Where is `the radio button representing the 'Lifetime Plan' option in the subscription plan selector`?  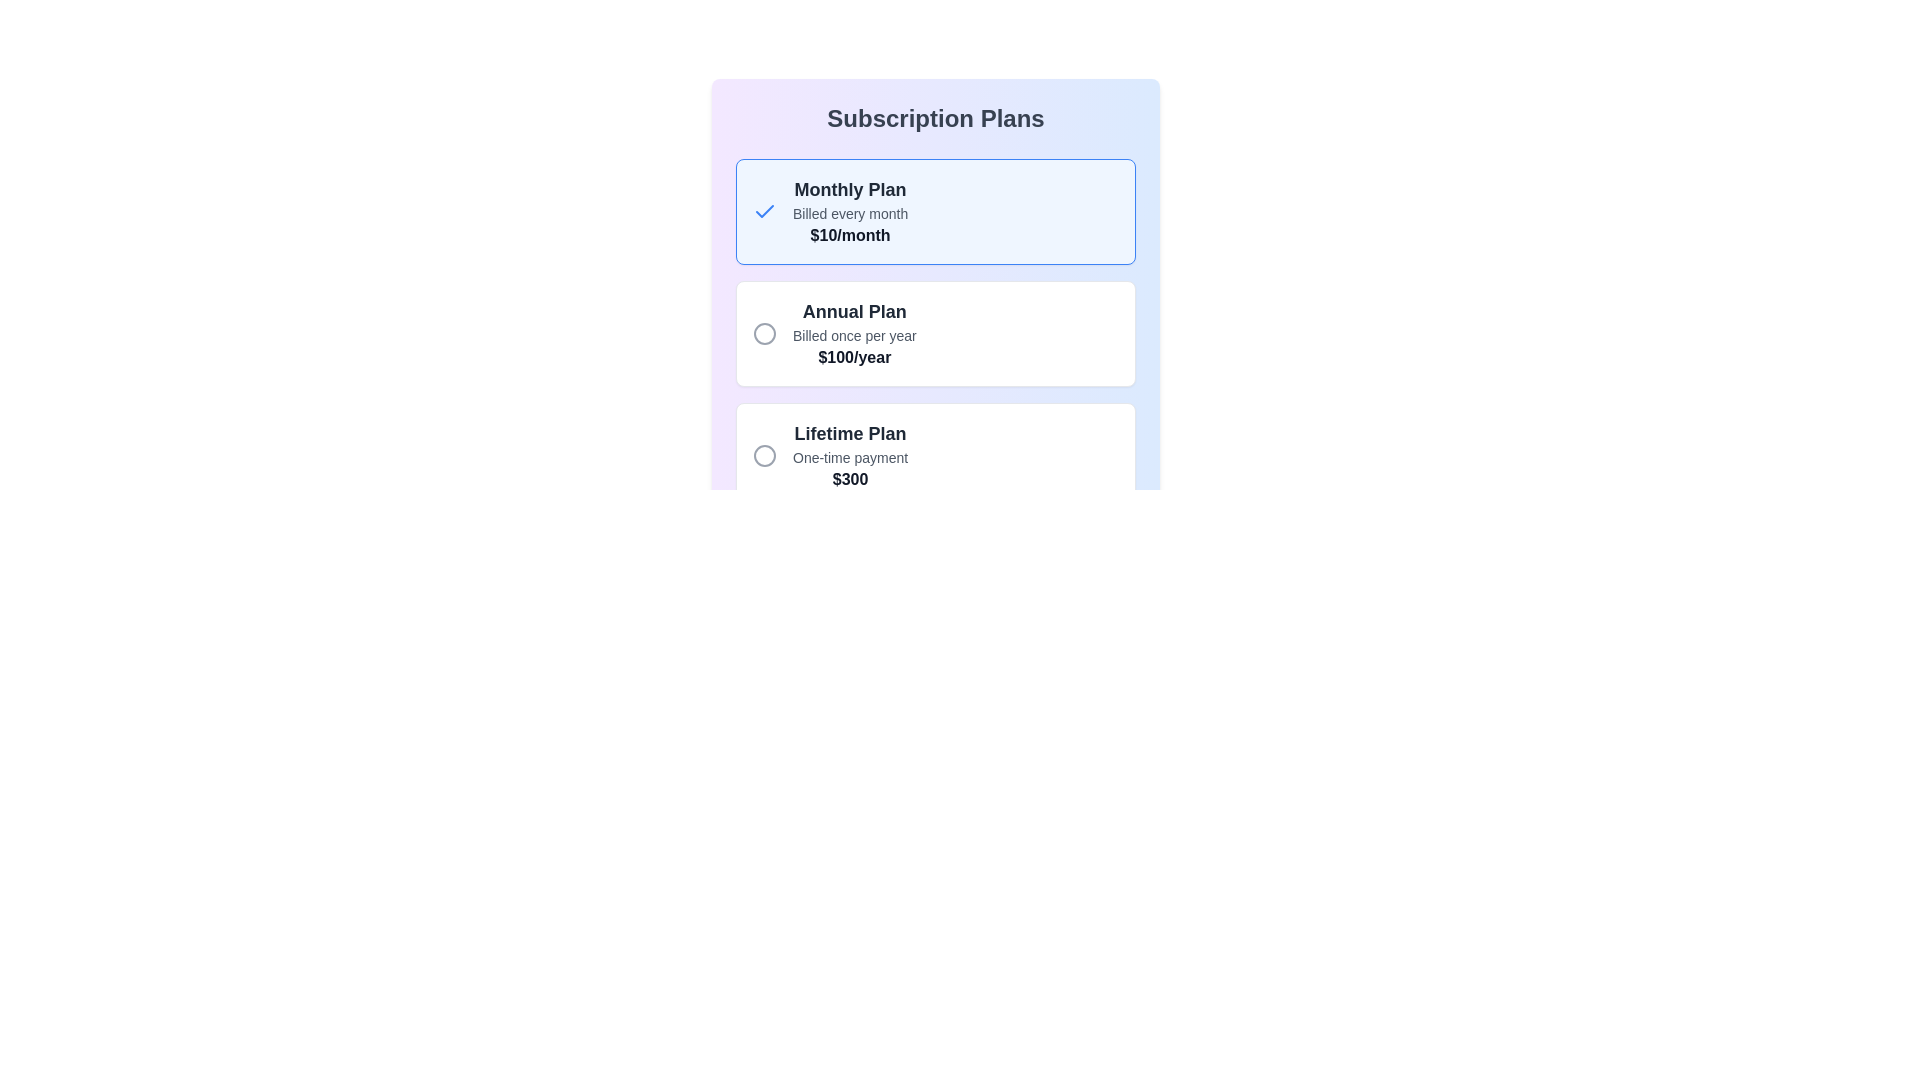
the radio button representing the 'Lifetime Plan' option in the subscription plan selector is located at coordinates (763, 455).